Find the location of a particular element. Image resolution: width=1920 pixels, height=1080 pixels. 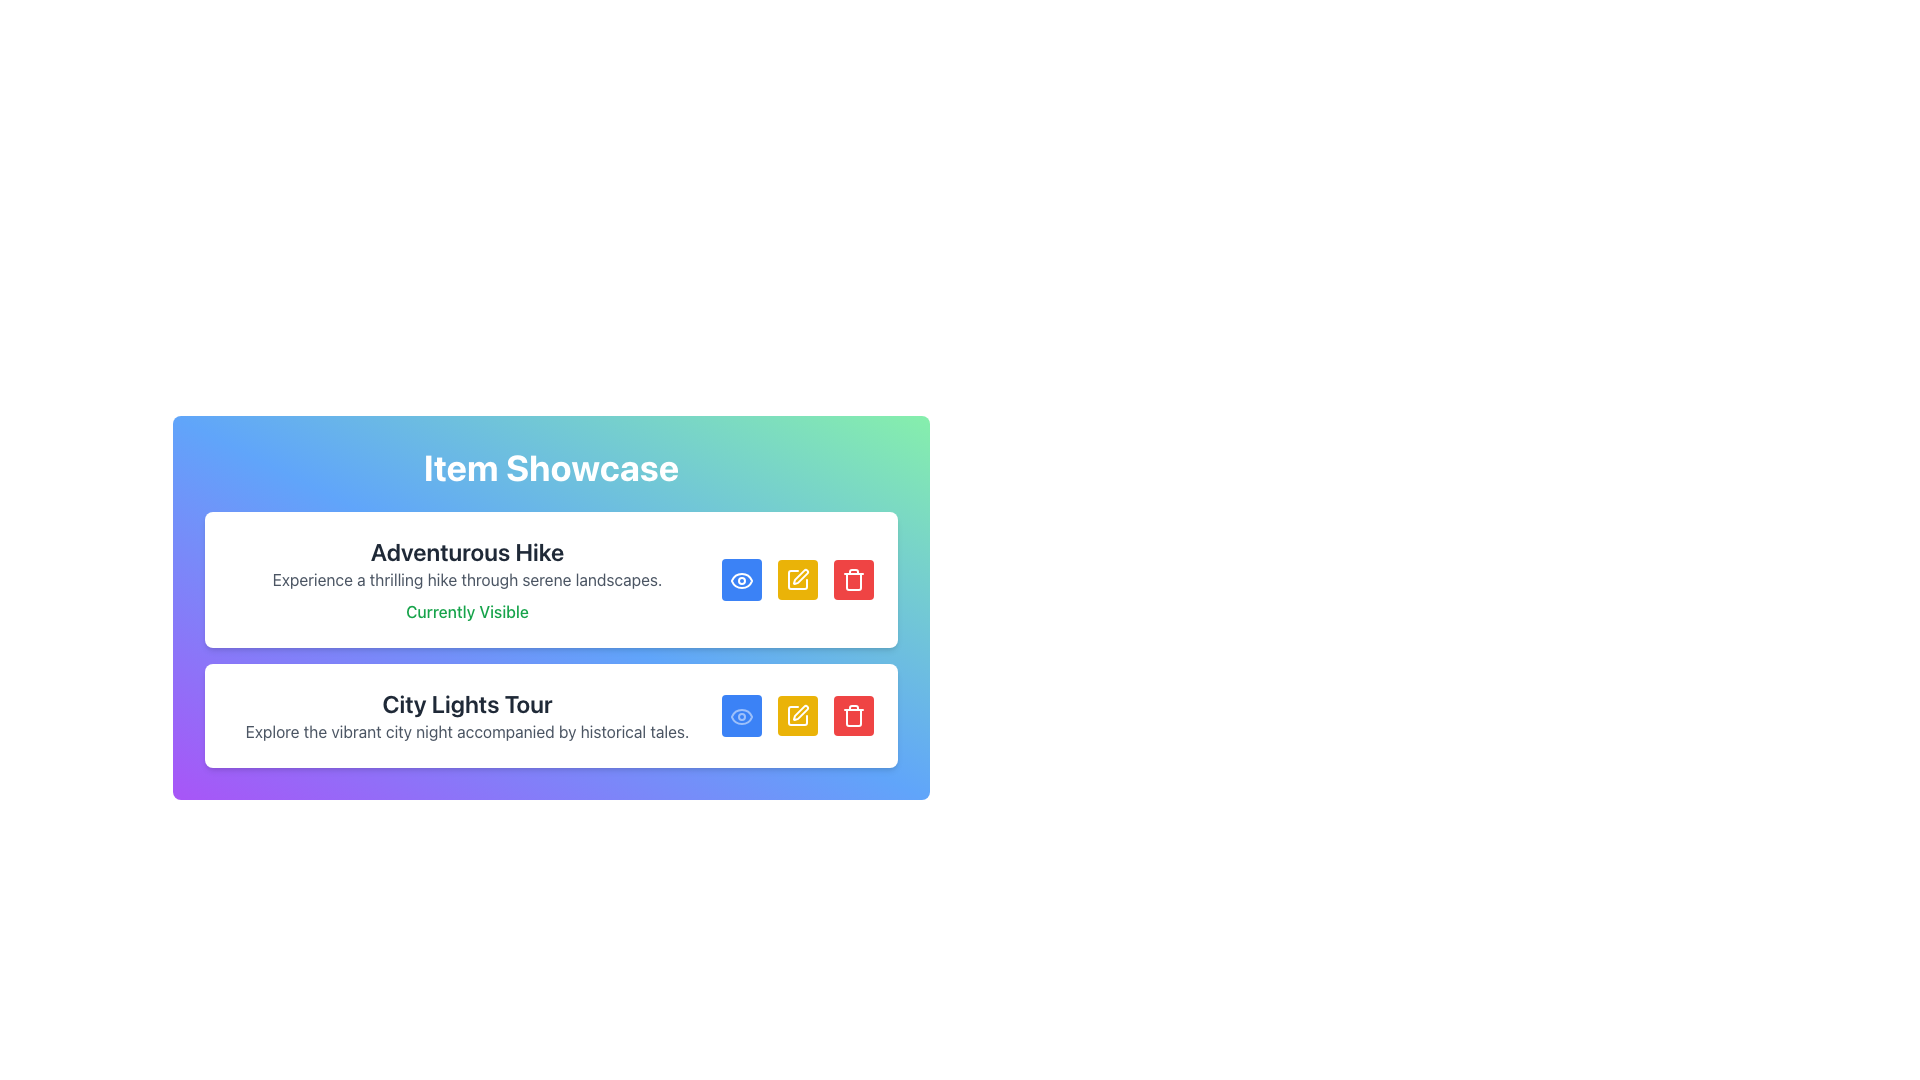

the blue button with an eye icon, which is the first button in a horizontal row of three buttons in the control panel for 'Adventurous Hike', to observe its hover effect is located at coordinates (741, 579).